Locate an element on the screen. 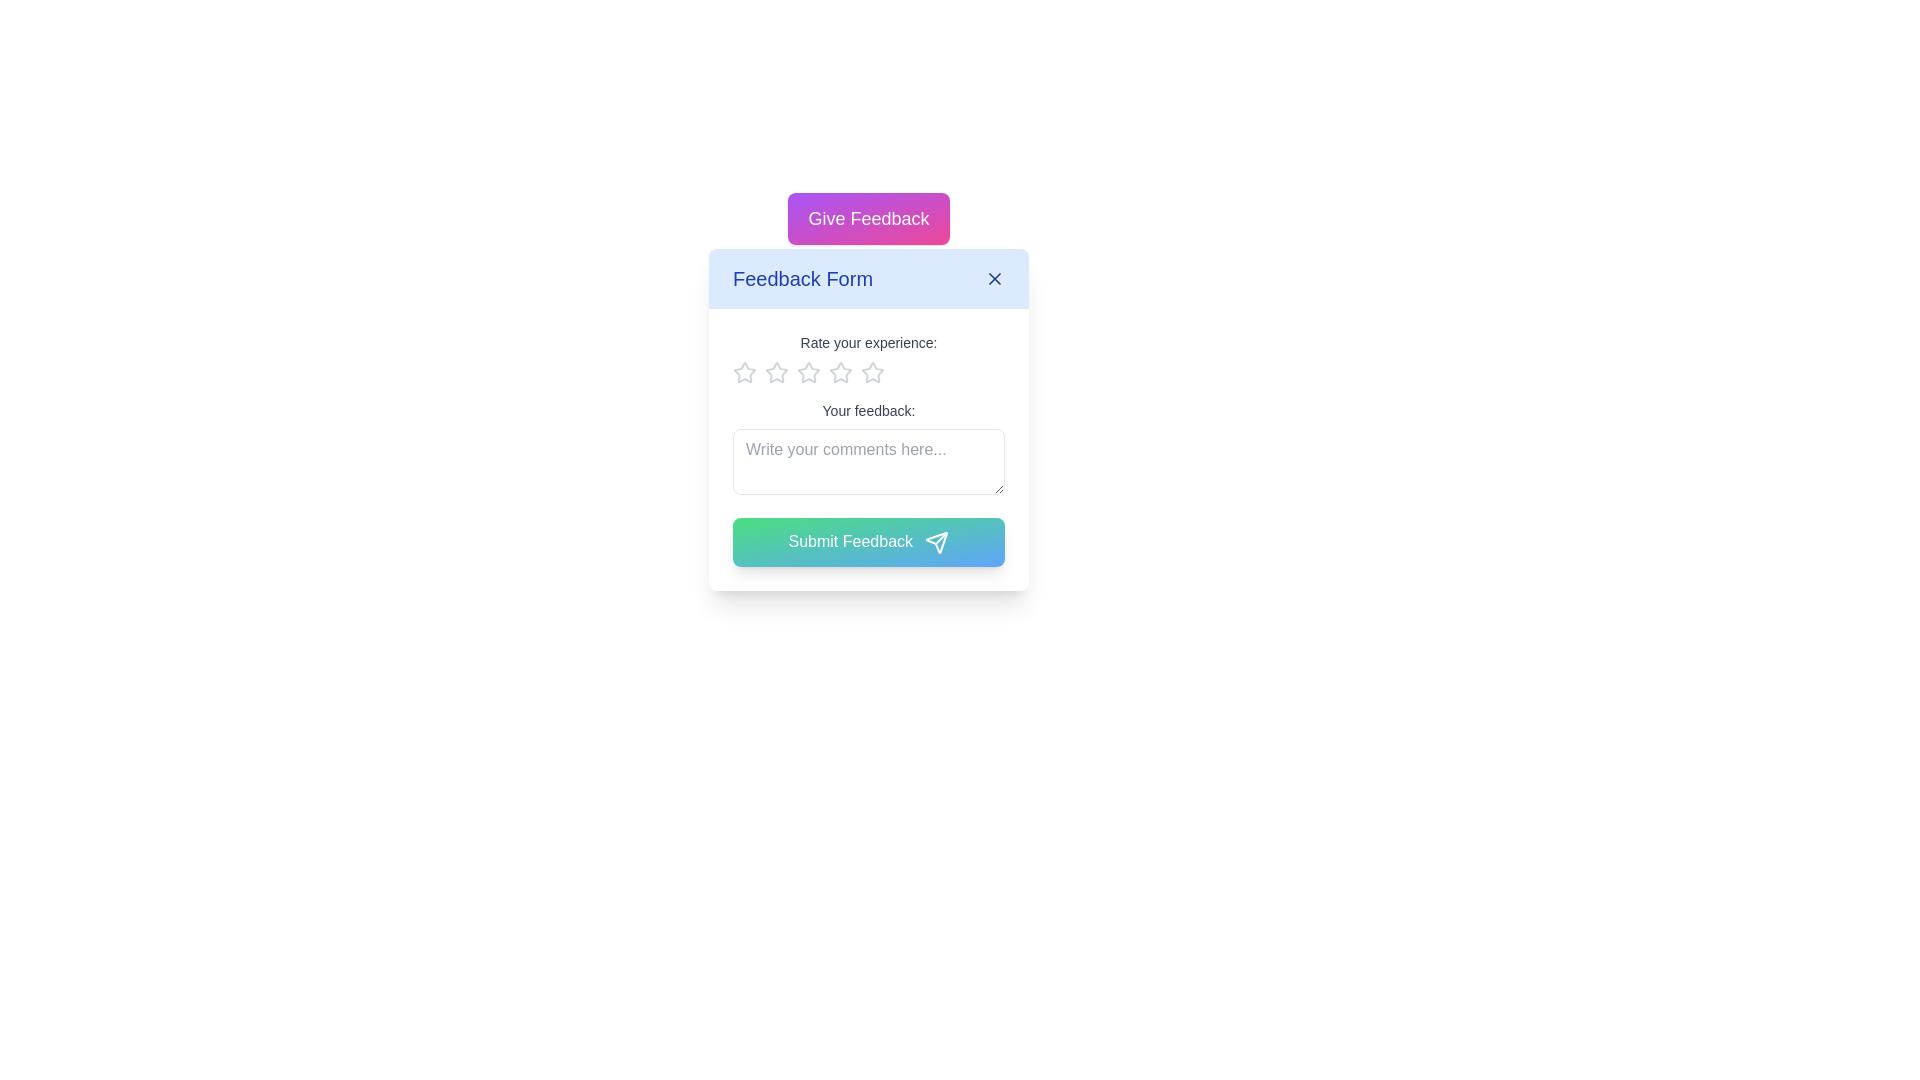 The height and width of the screenshot is (1080, 1920). the fifth star-shaped icon in the rating system is located at coordinates (873, 373).